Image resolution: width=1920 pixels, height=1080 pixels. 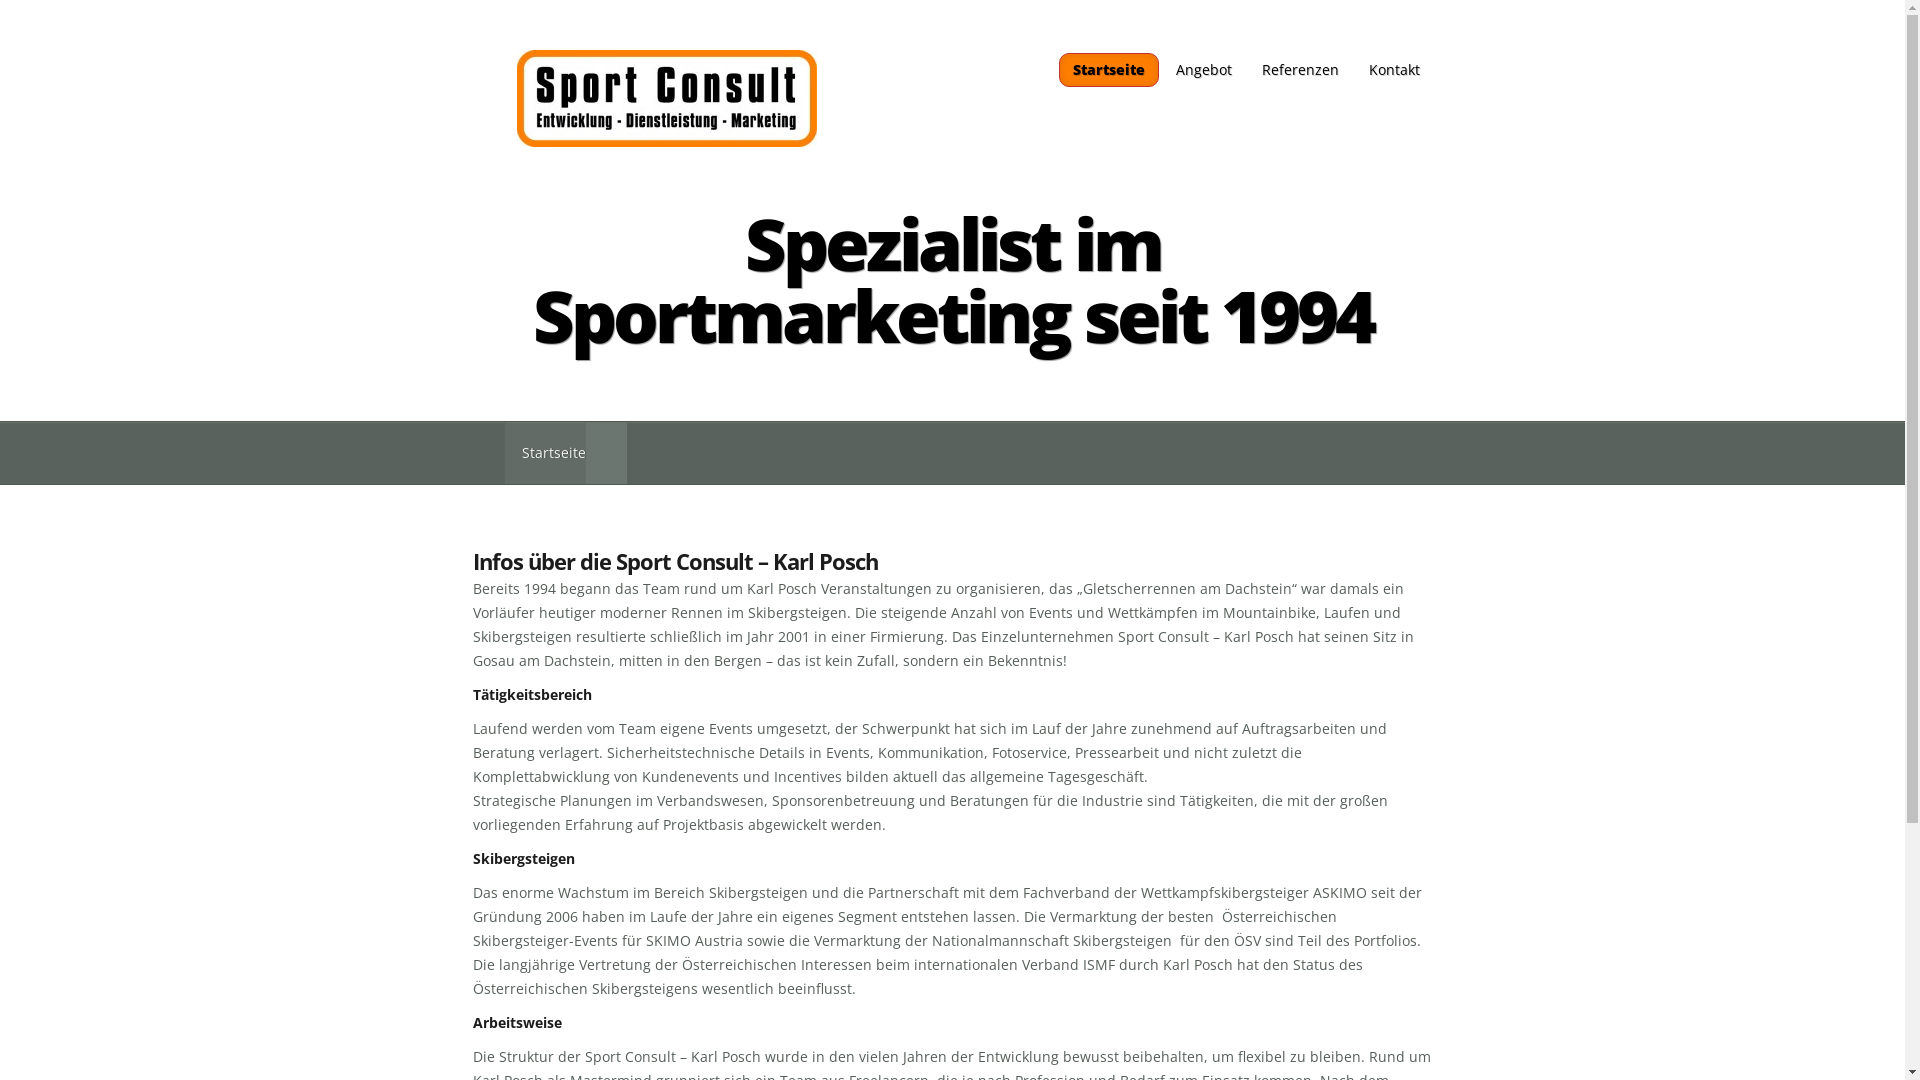 What do you see at coordinates (1393, 68) in the screenshot?
I see `'Kontakt'` at bounding box center [1393, 68].